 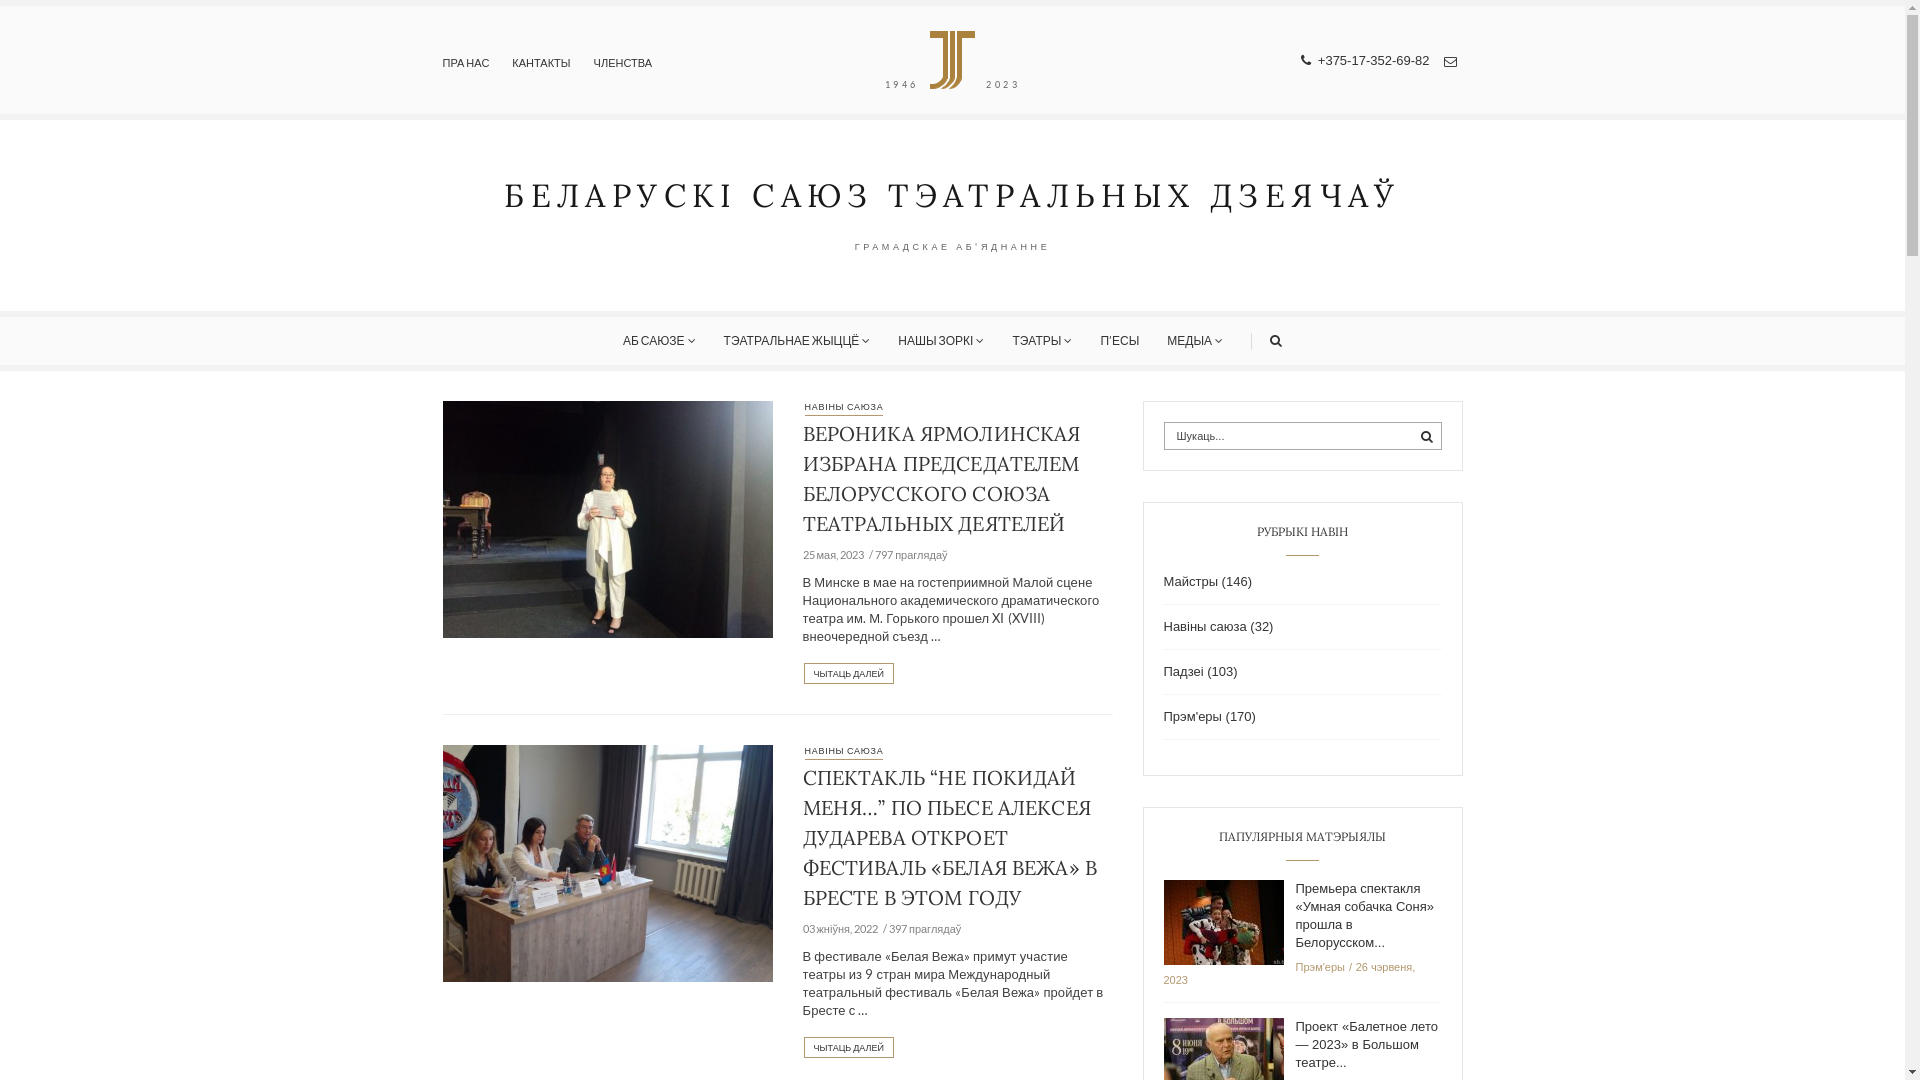 What do you see at coordinates (1300, 59) in the screenshot?
I see `'  +375-17-352-69-82'` at bounding box center [1300, 59].